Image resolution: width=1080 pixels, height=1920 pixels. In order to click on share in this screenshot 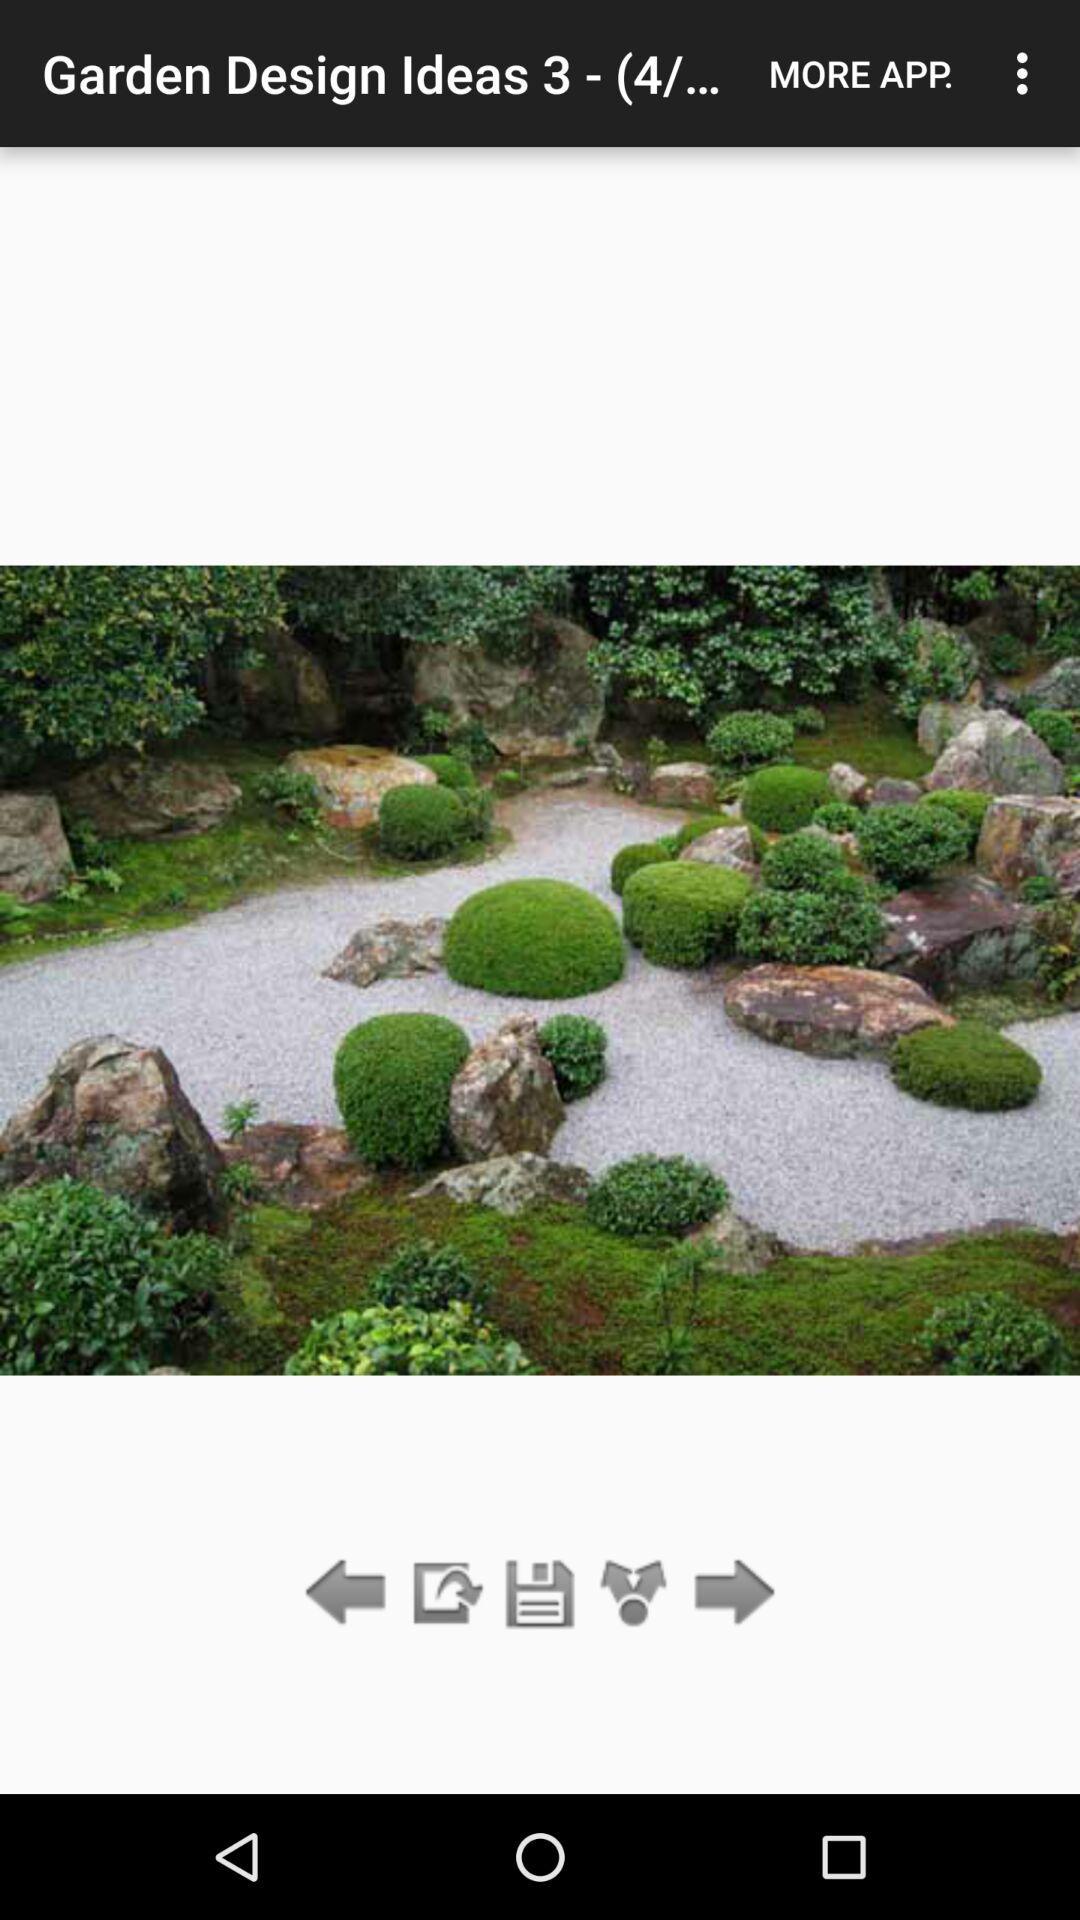, I will do `click(634, 1593)`.